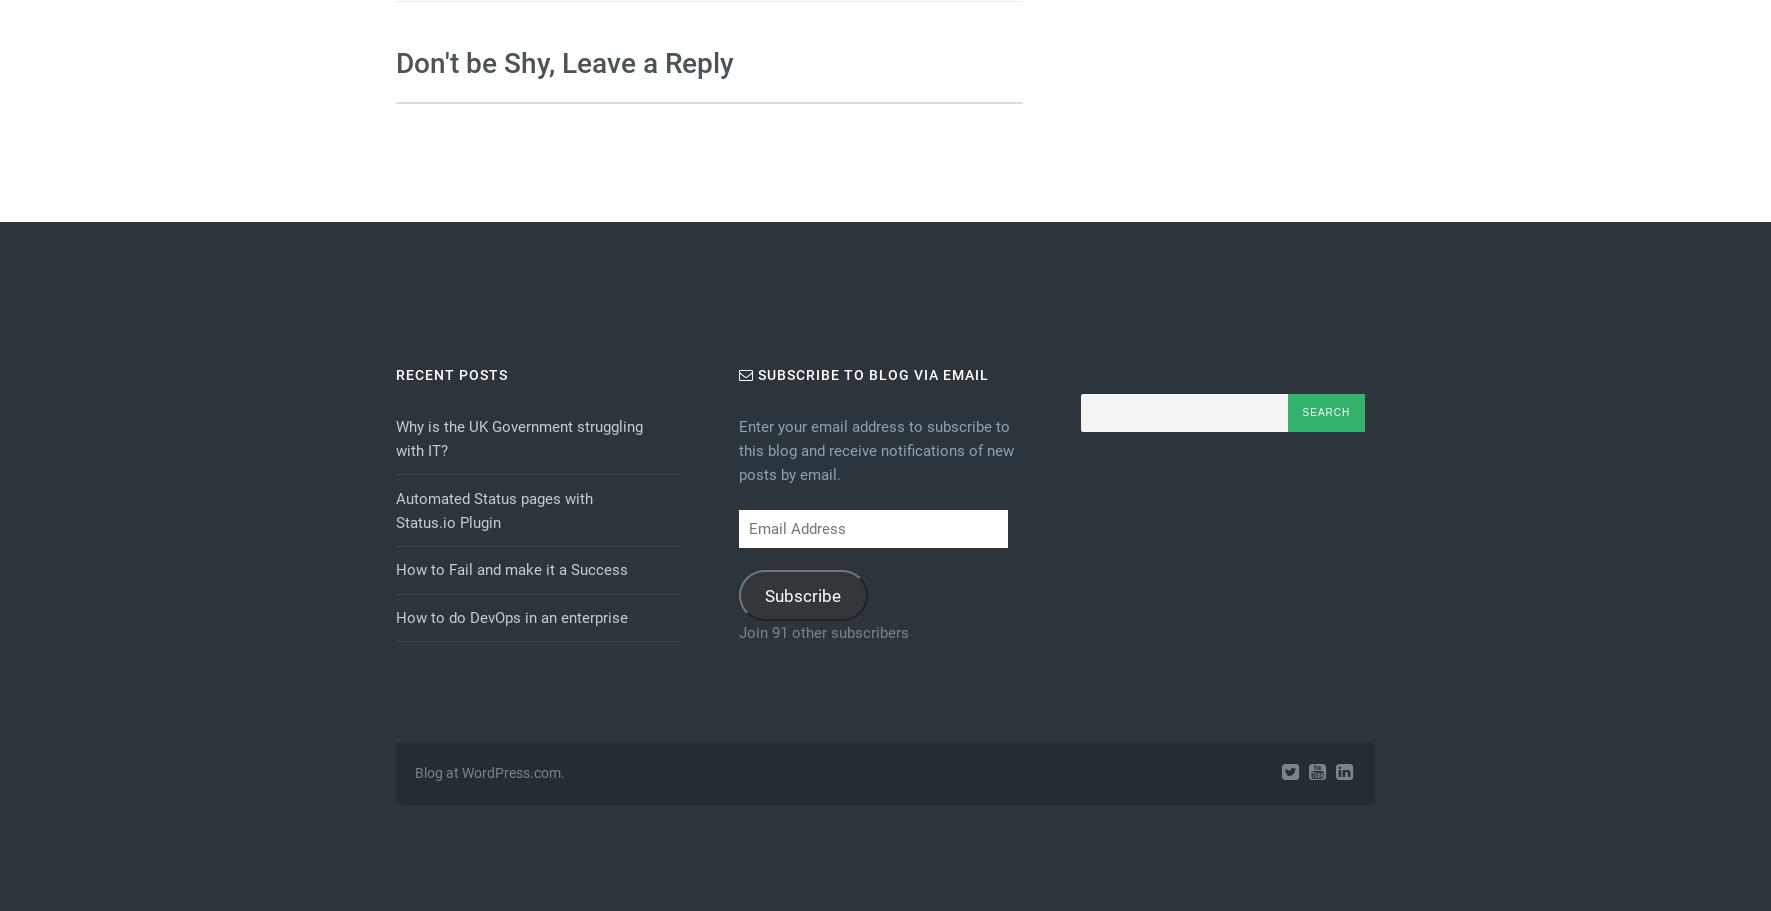  I want to click on 'How to do DevOps in an enterprise', so click(509, 617).